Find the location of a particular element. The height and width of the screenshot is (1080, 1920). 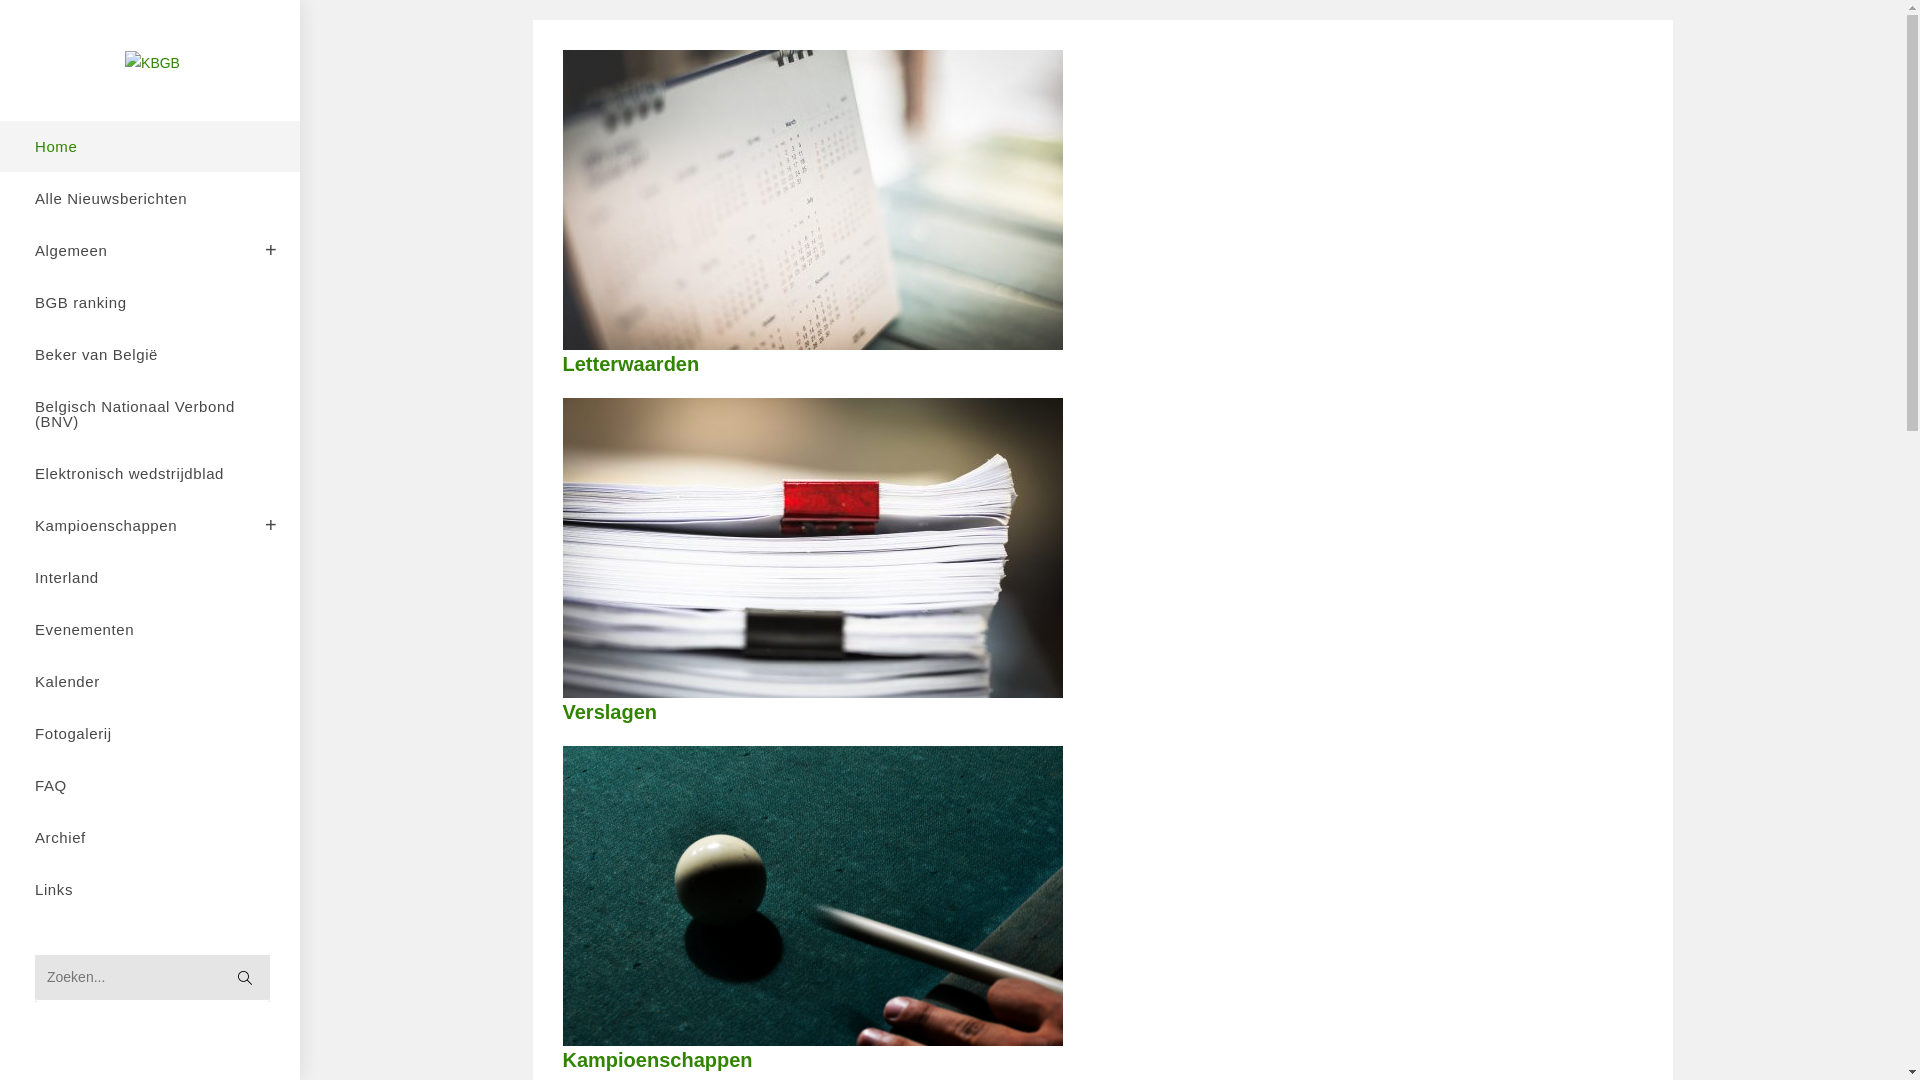

'Verzend zoekopdracht' is located at coordinates (220, 977).